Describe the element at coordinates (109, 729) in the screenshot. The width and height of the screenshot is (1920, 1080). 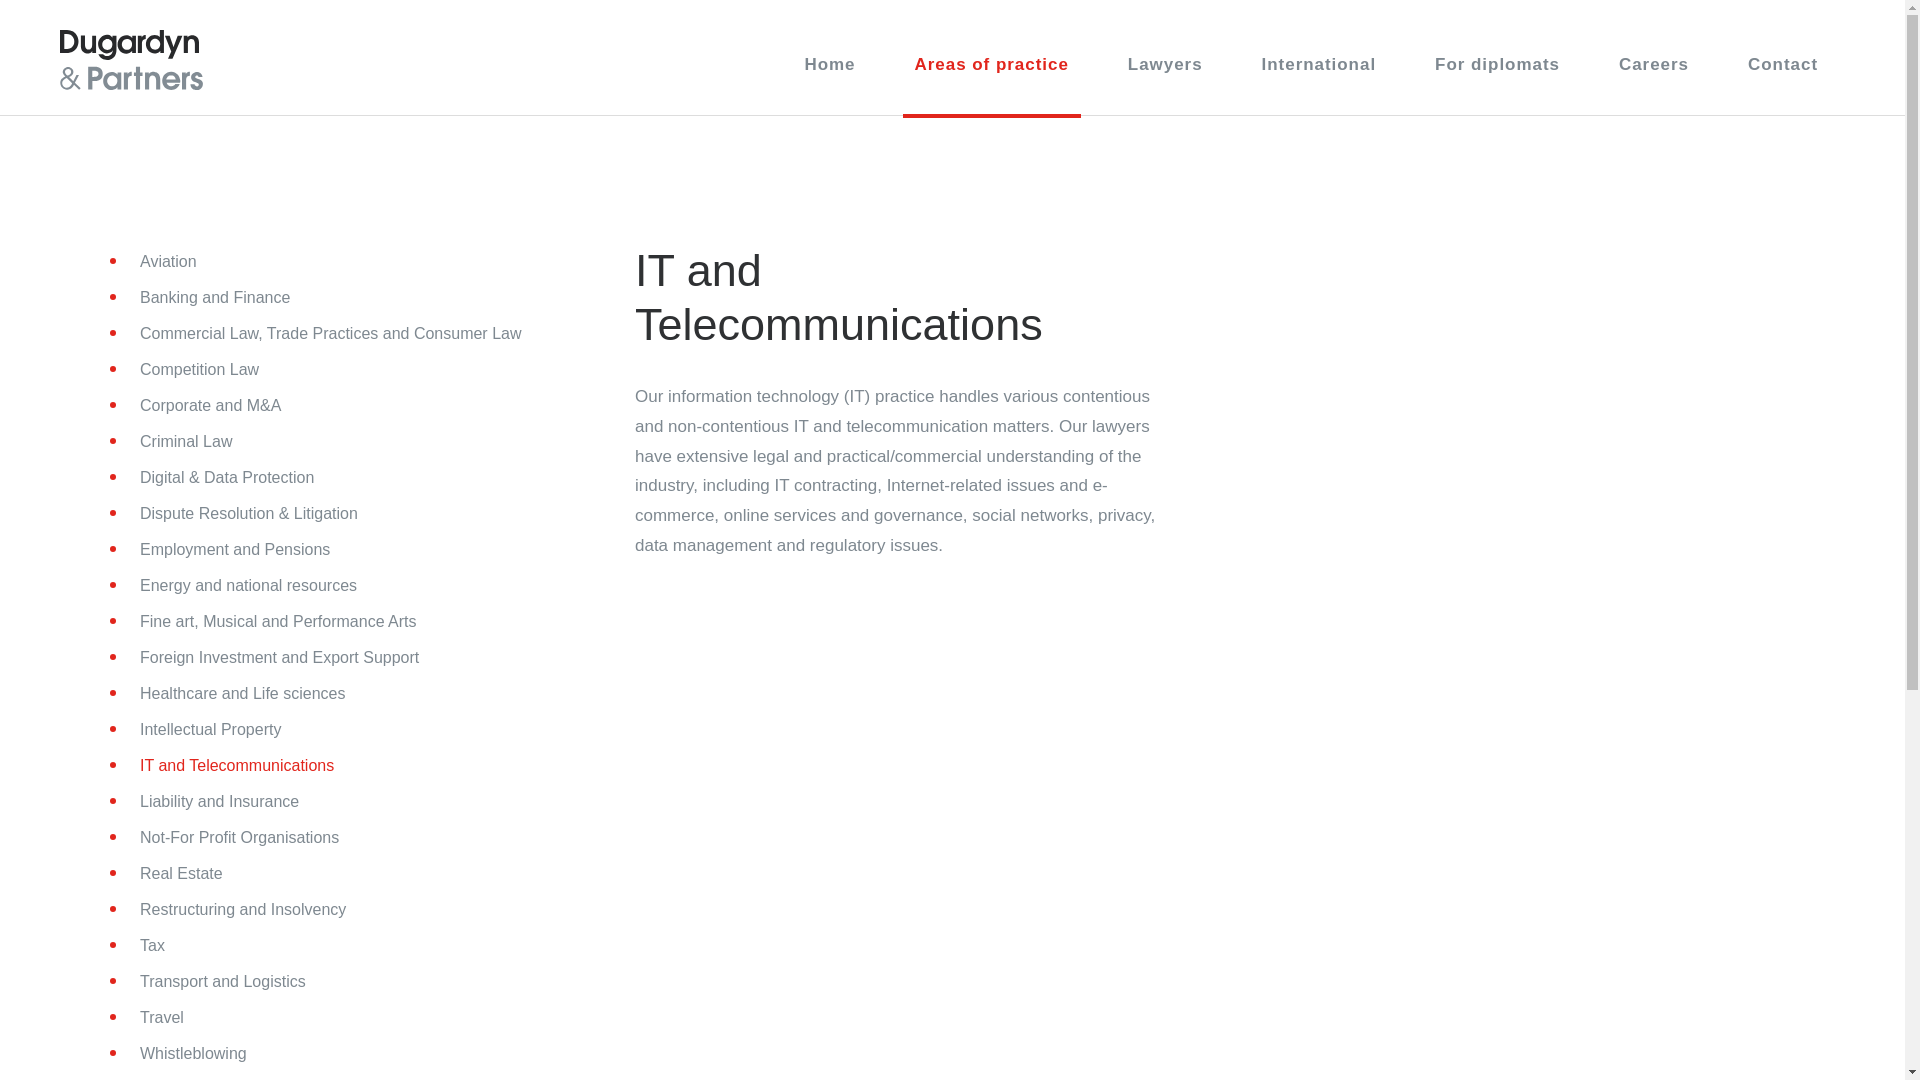
I see `'Intellectual Property'` at that location.